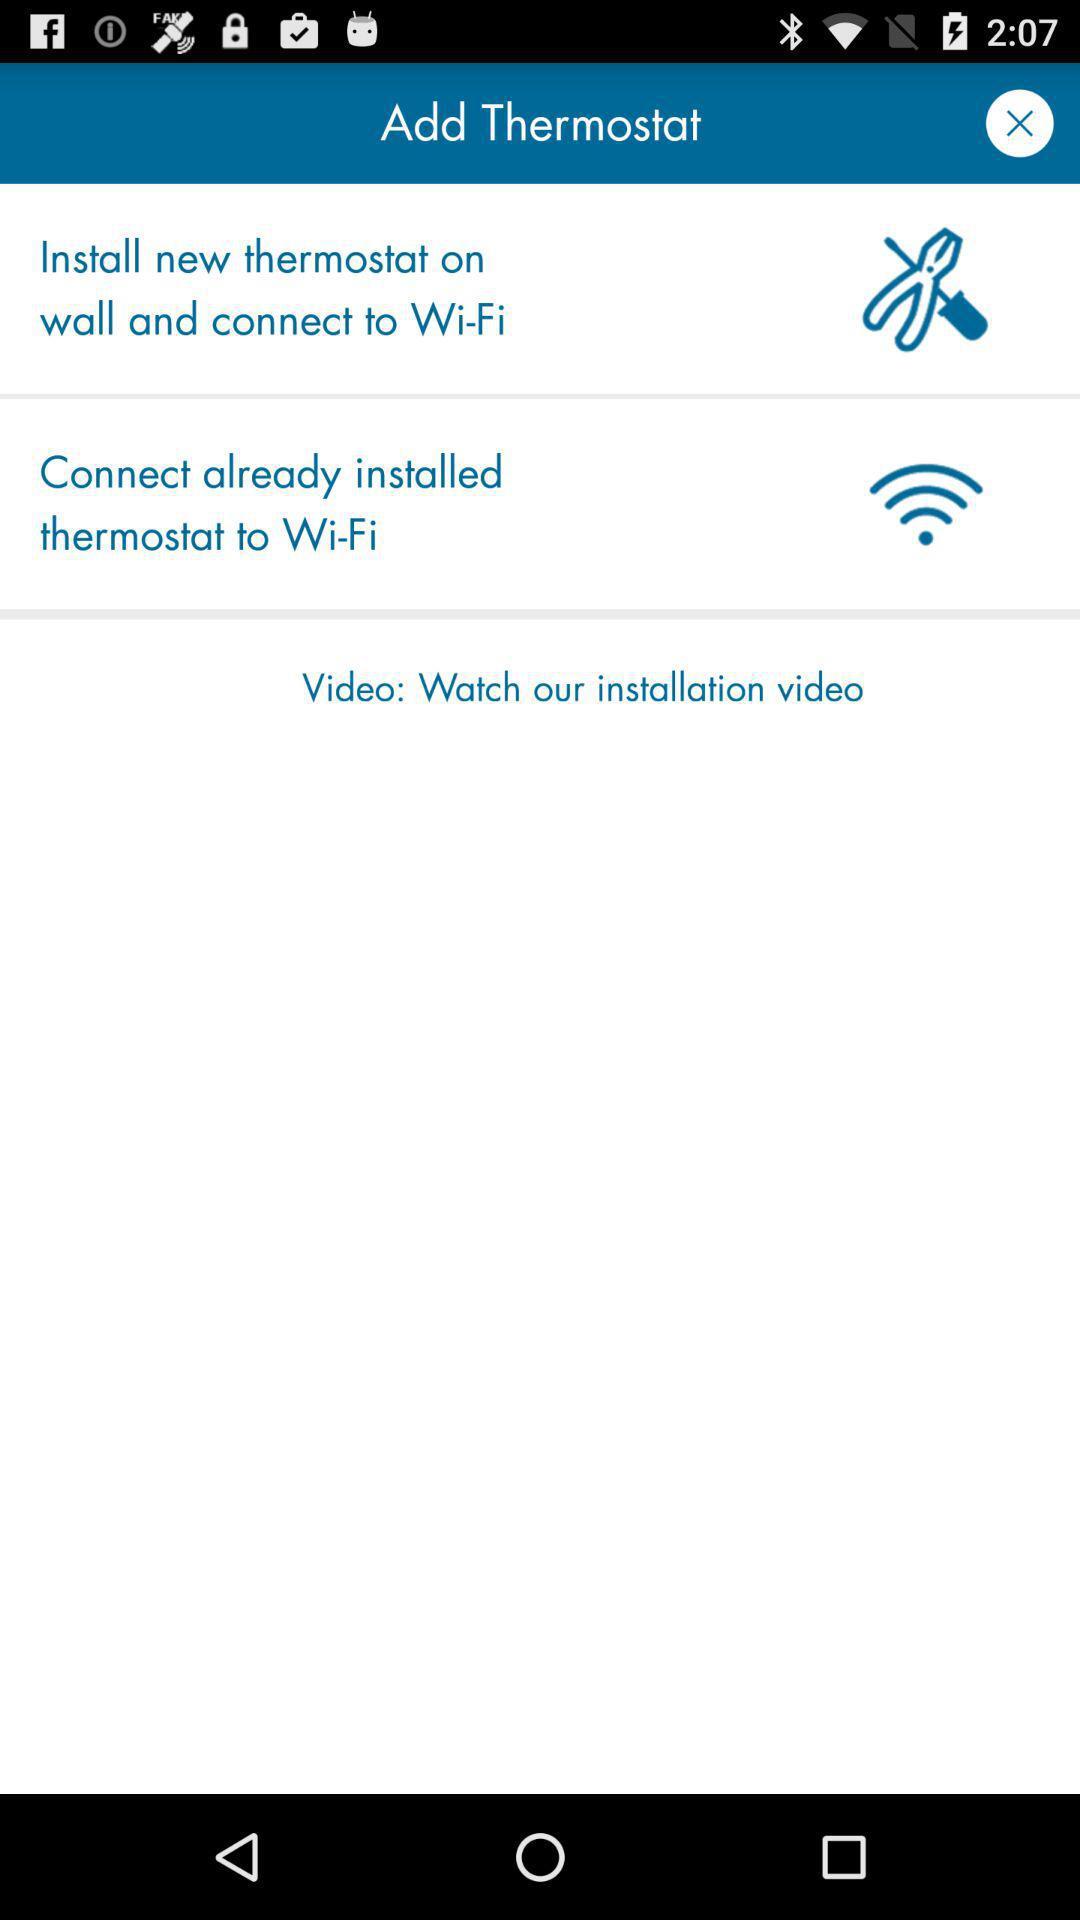 The image size is (1080, 1920). Describe the element at coordinates (1019, 122) in the screenshot. I see `option to add` at that location.